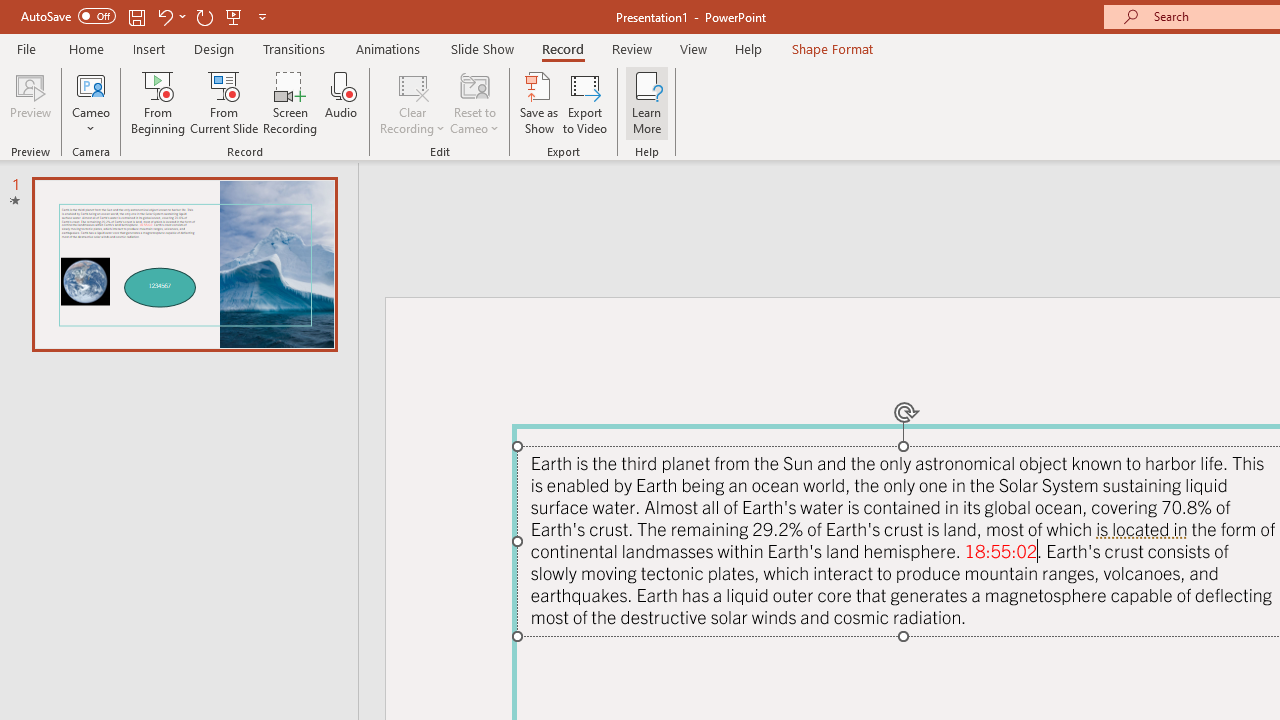 The image size is (1280, 720). Describe the element at coordinates (224, 103) in the screenshot. I see `'From Current Slide...'` at that location.